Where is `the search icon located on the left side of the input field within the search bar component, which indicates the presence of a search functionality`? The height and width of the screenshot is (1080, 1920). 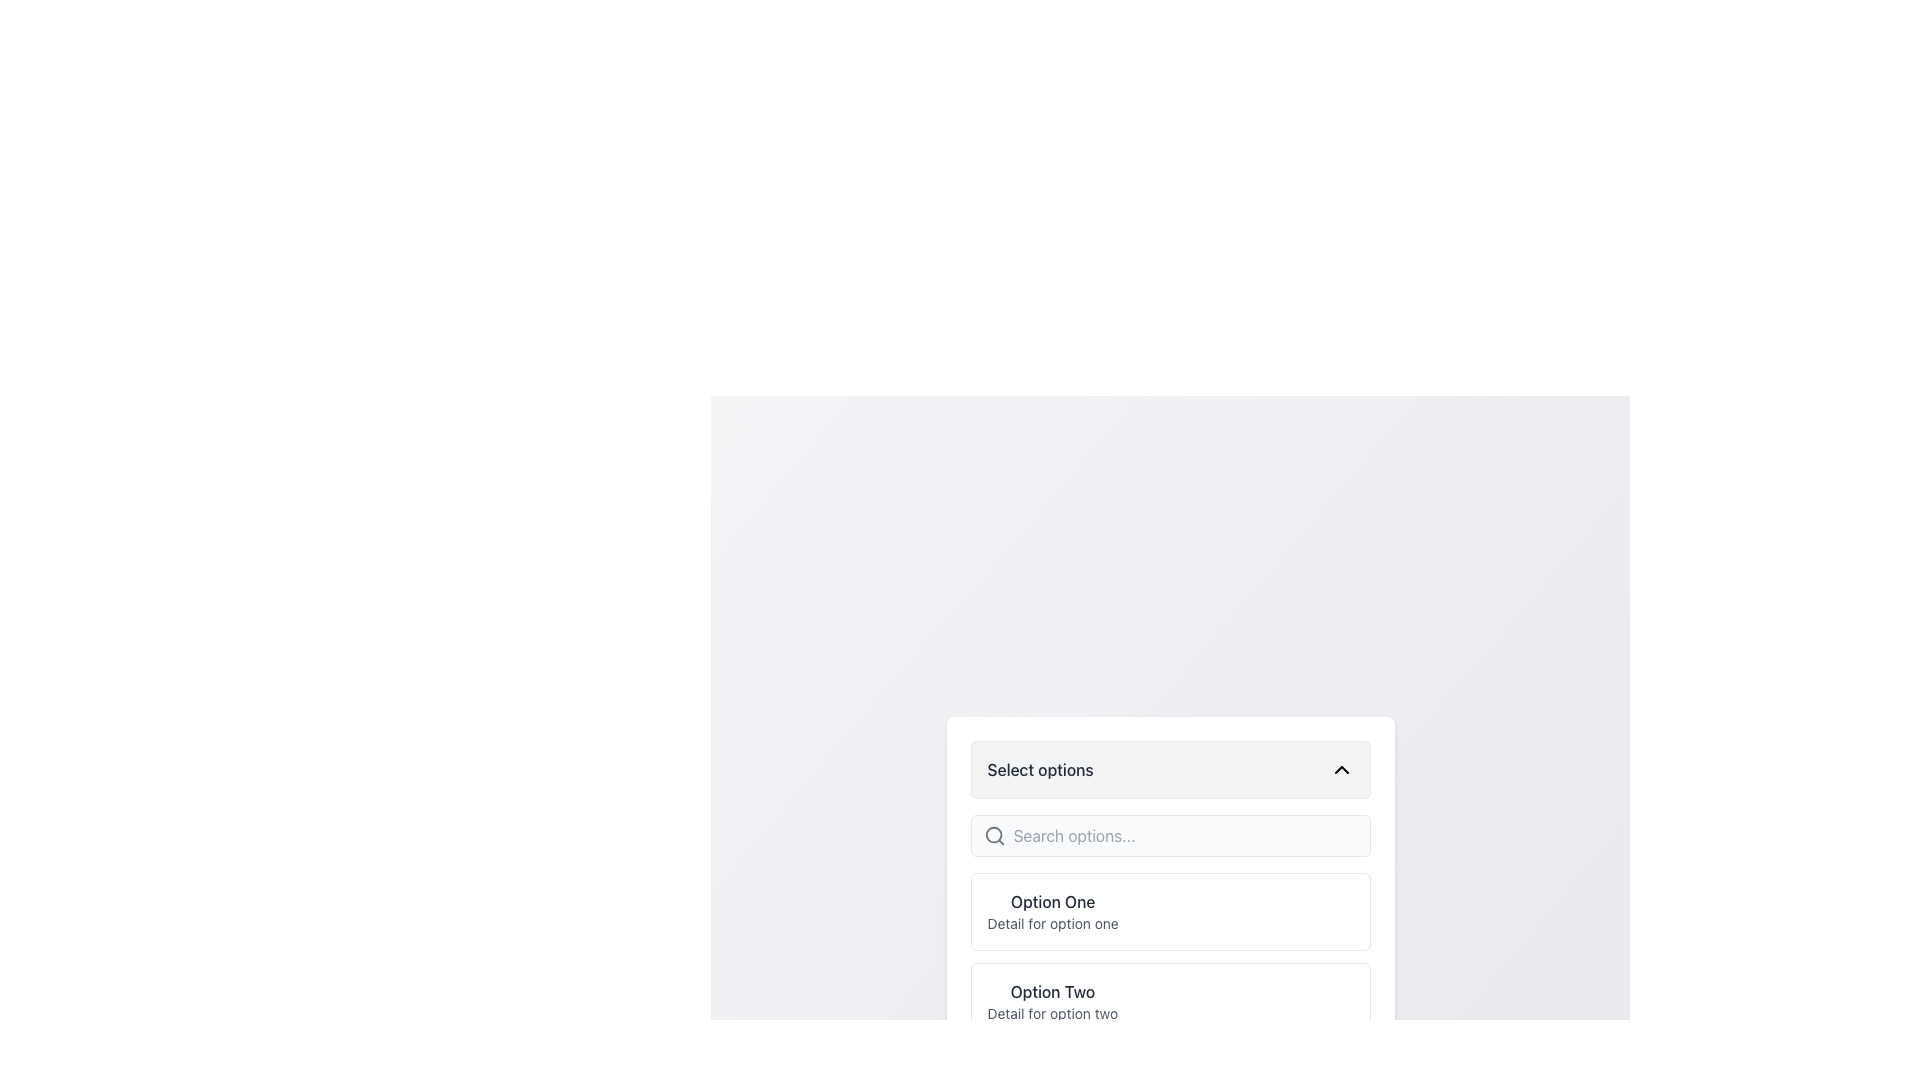 the search icon located on the left side of the input field within the search bar component, which indicates the presence of a search functionality is located at coordinates (994, 836).